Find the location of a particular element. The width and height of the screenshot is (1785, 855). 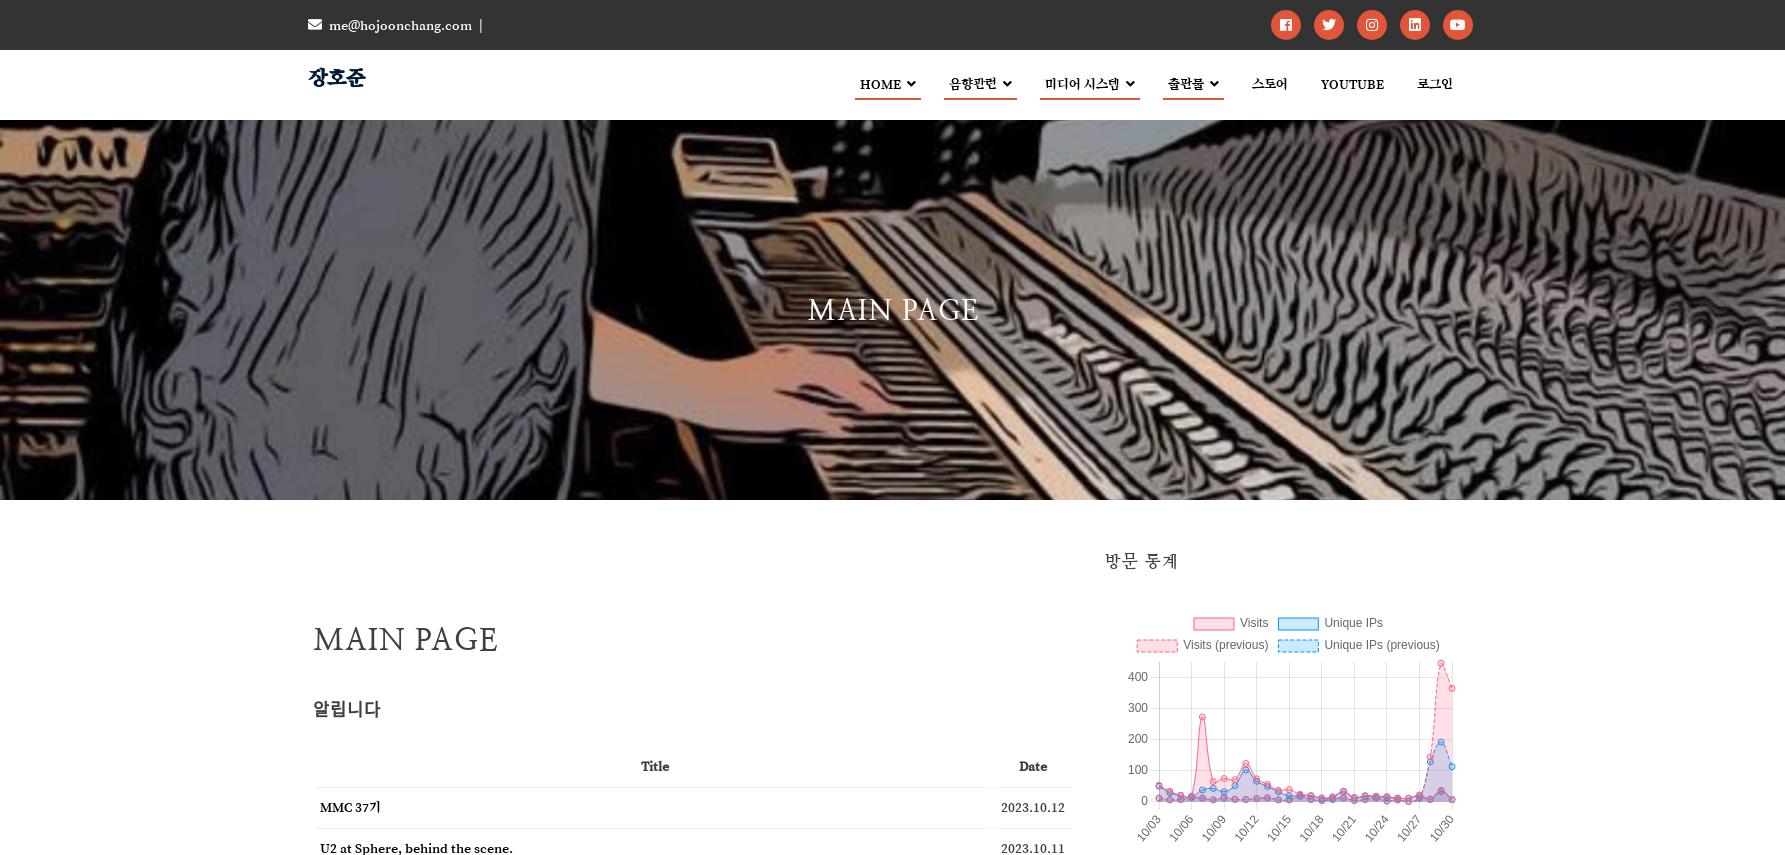

'YOUTUBE' is located at coordinates (1351, 83).